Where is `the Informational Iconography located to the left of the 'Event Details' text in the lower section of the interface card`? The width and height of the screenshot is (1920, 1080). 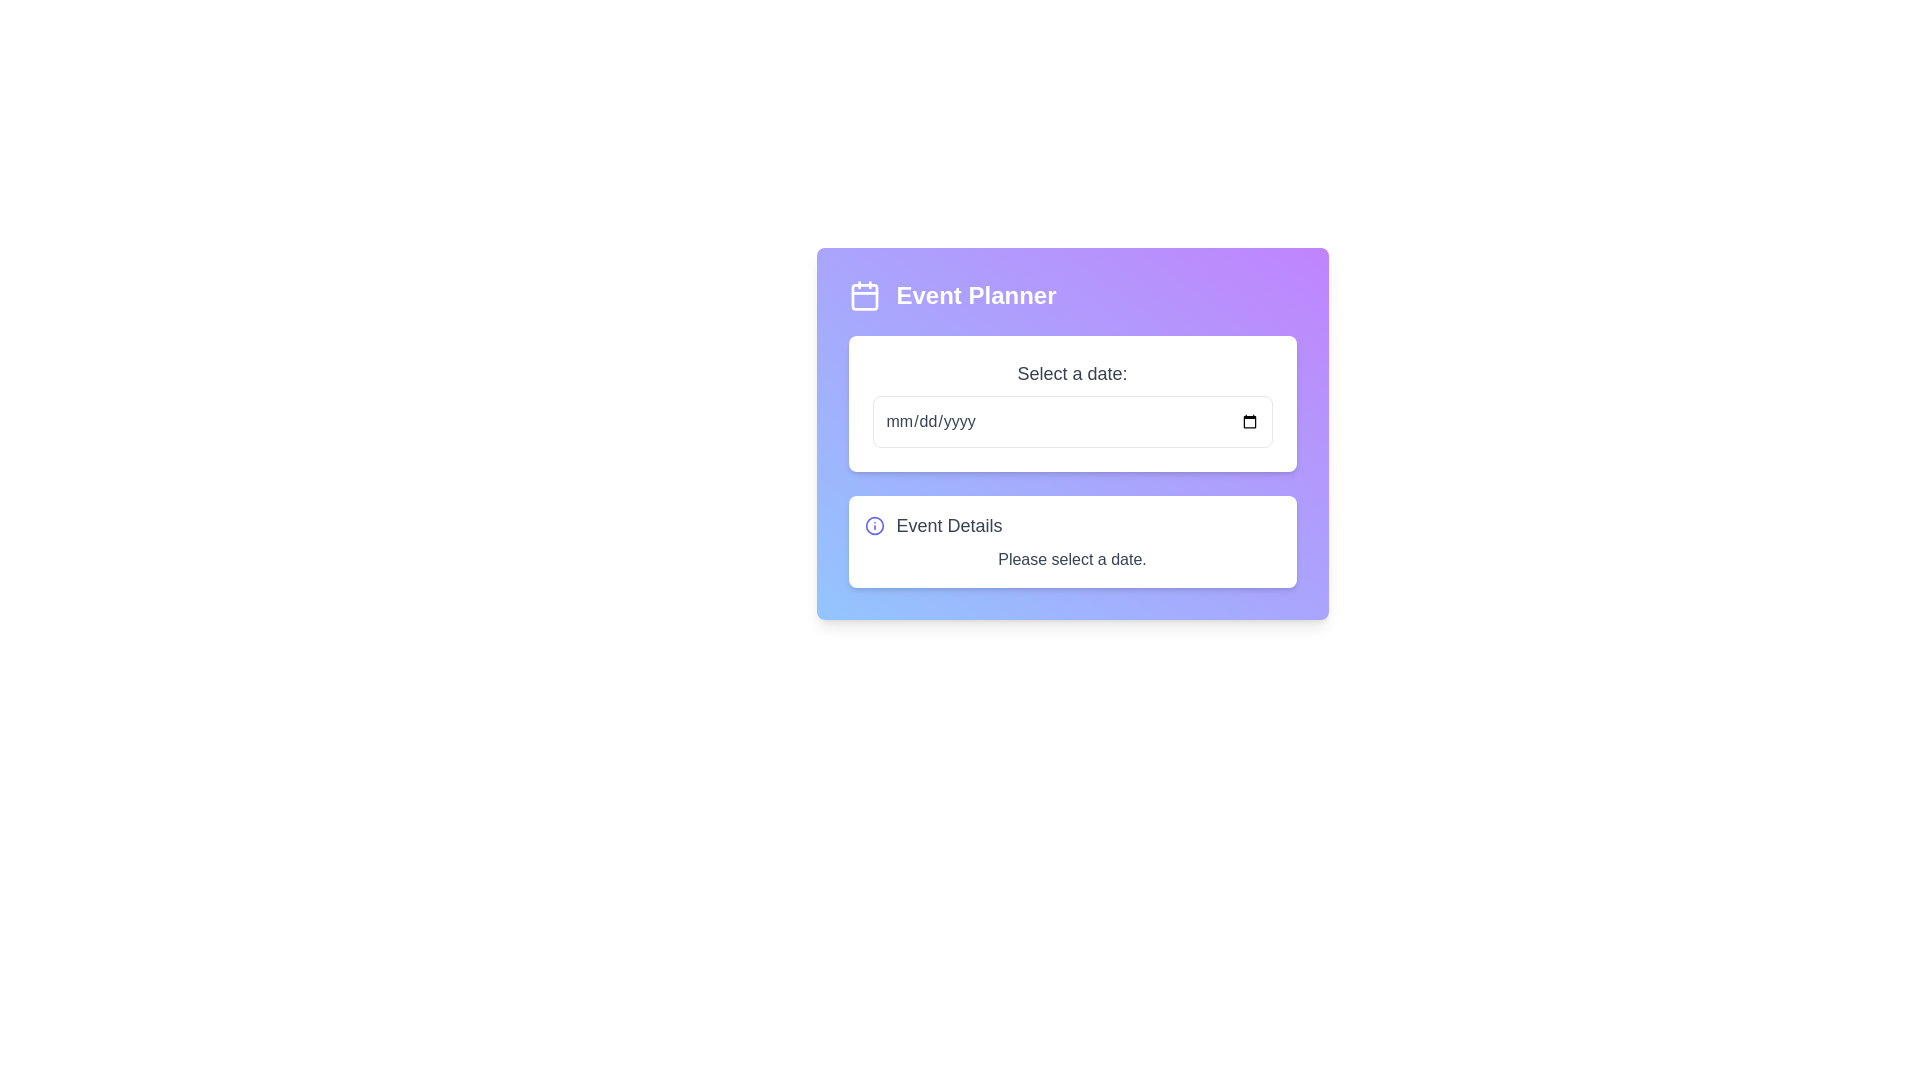 the Informational Iconography located to the left of the 'Event Details' text in the lower section of the interface card is located at coordinates (874, 524).